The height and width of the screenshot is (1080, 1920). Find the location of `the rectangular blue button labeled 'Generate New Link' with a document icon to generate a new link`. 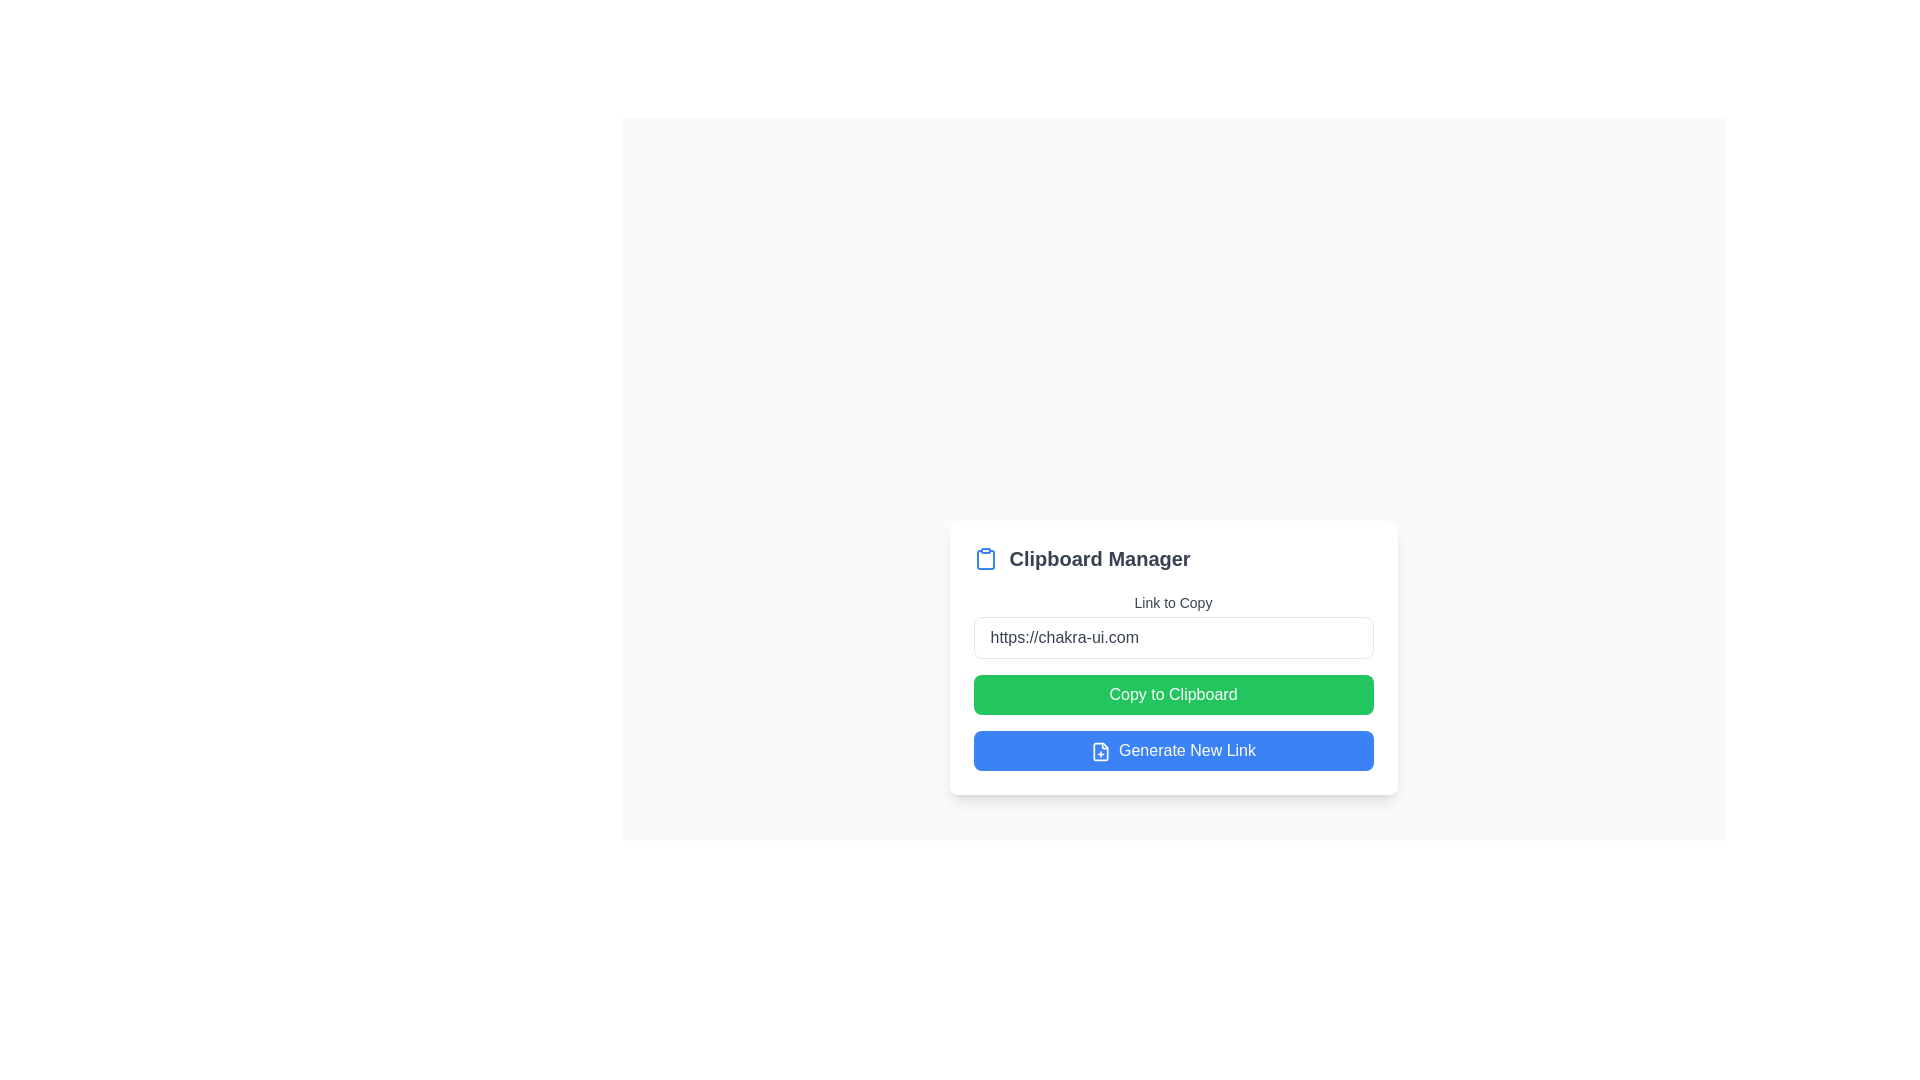

the rectangular blue button labeled 'Generate New Link' with a document icon to generate a new link is located at coordinates (1173, 751).